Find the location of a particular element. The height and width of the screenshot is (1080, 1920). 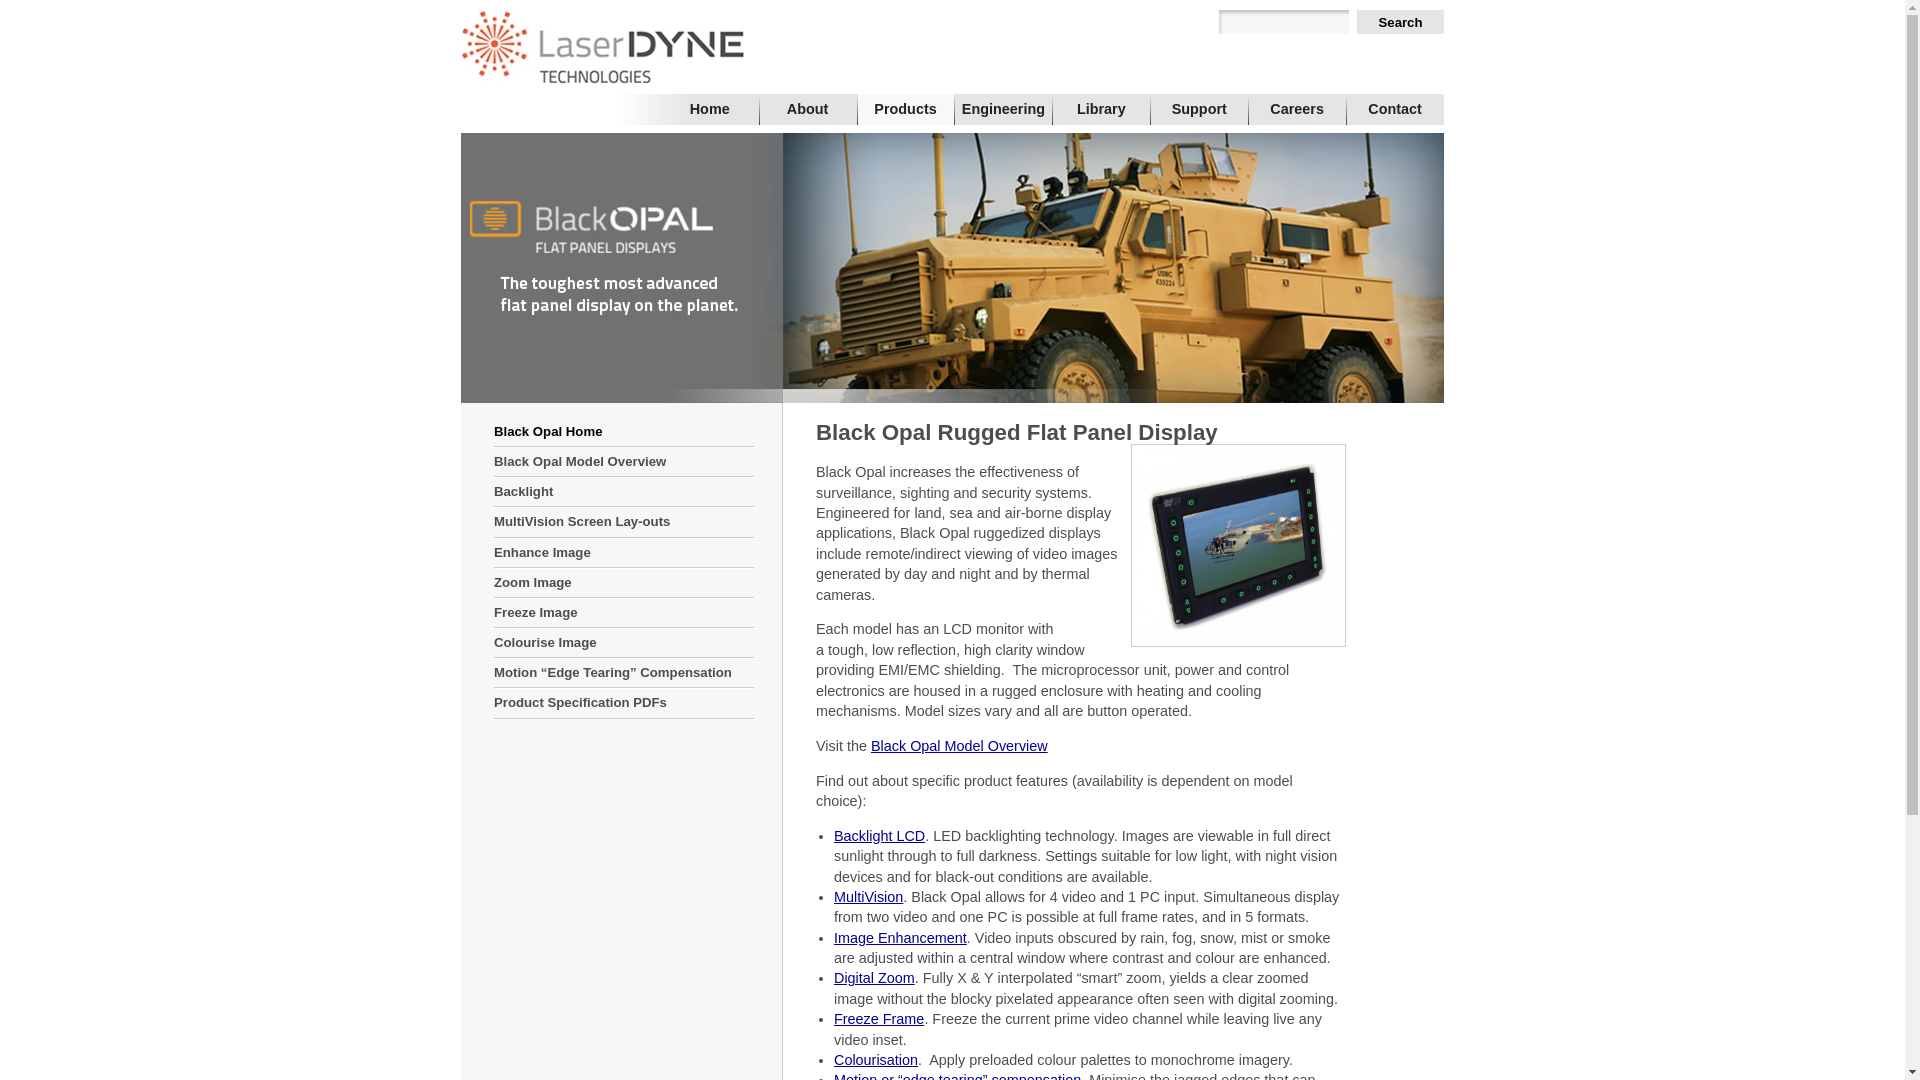

'Contact' is located at coordinates (1394, 109).